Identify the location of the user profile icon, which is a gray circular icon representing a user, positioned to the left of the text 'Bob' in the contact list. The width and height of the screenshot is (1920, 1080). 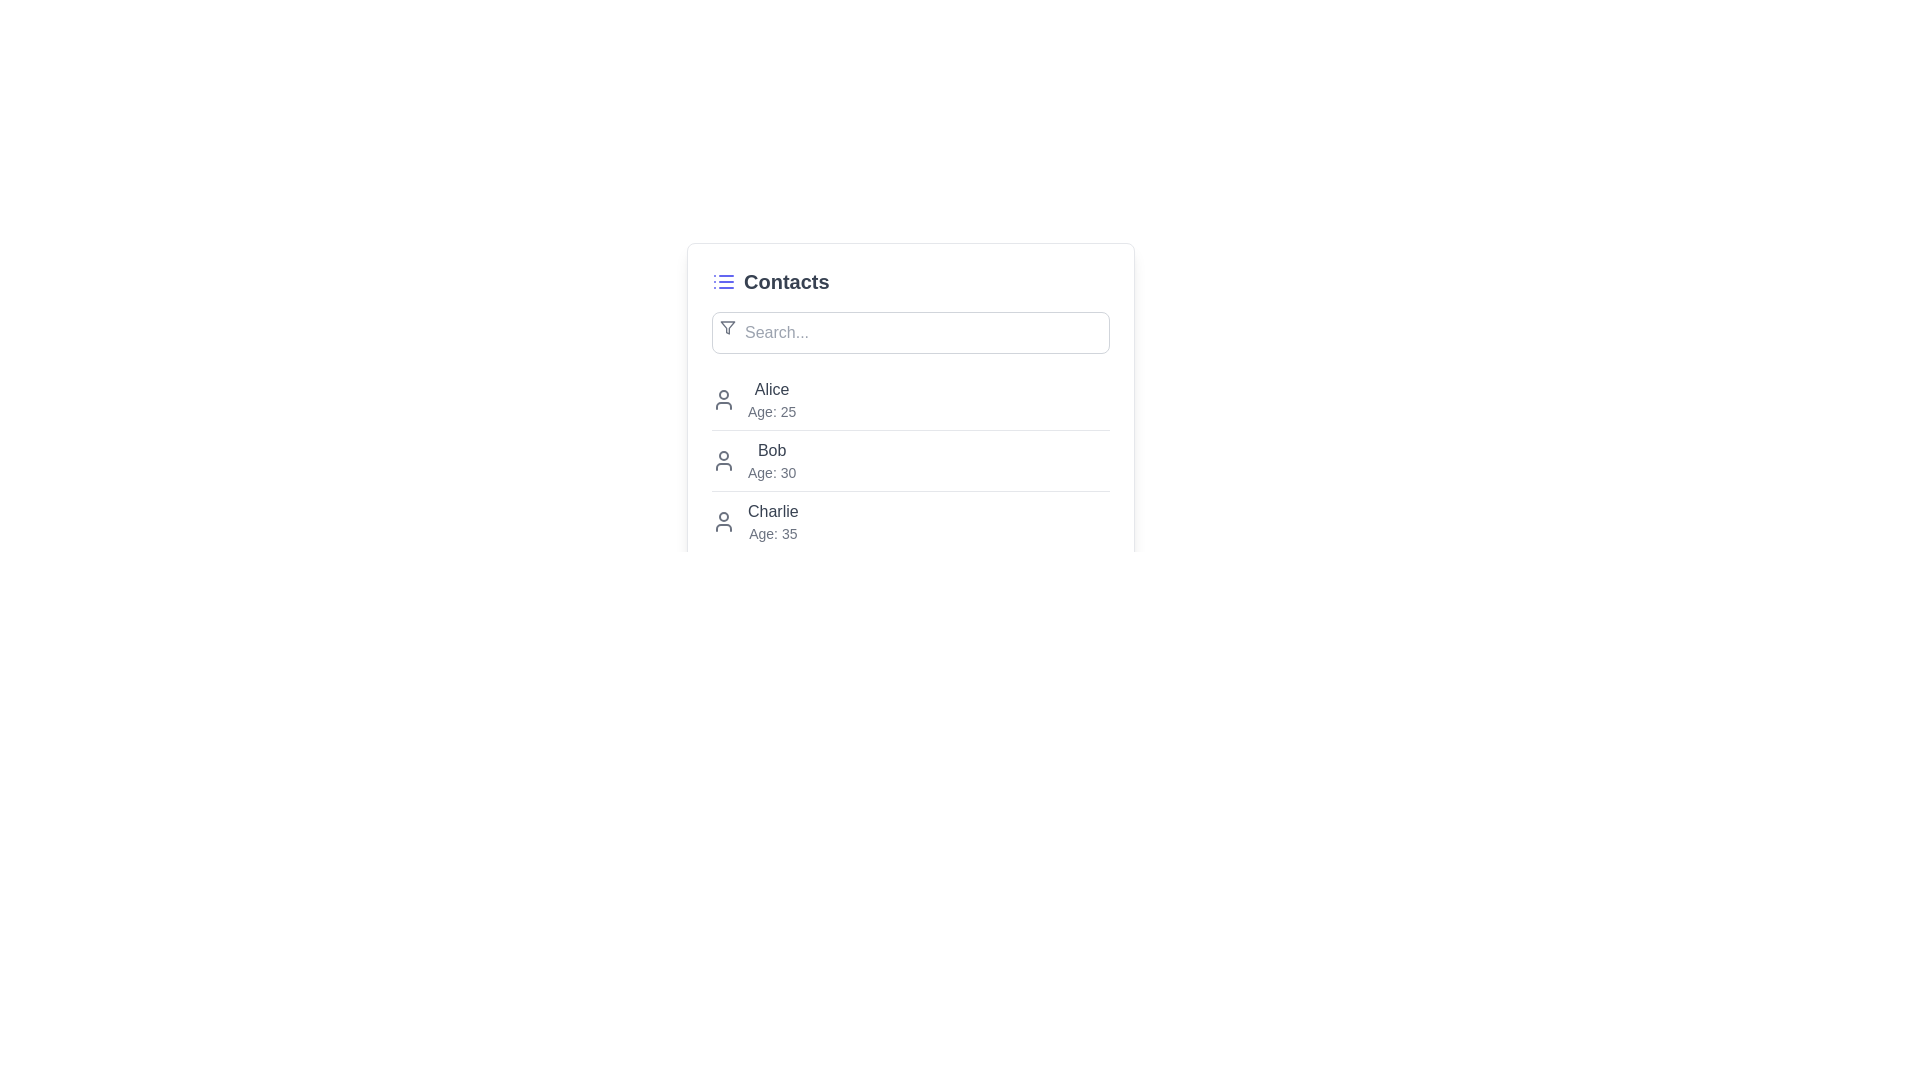
(723, 461).